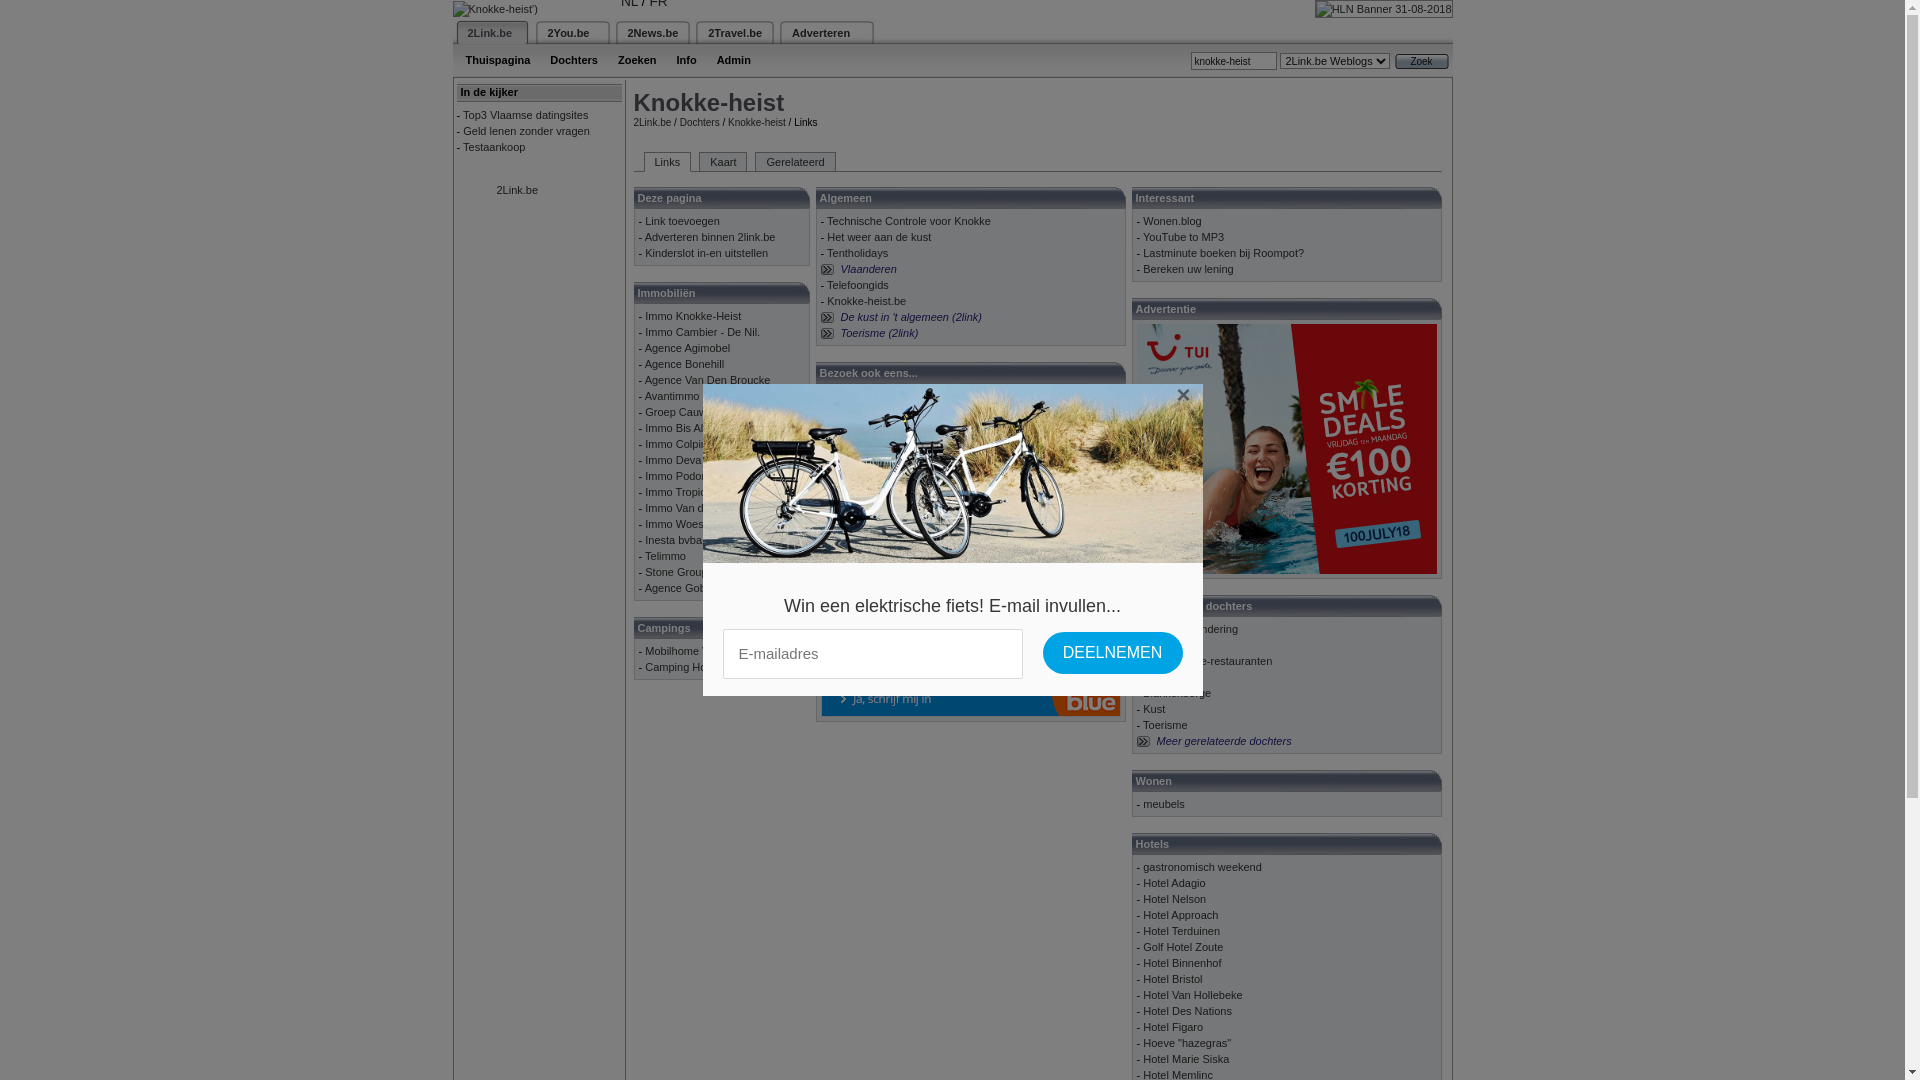 The height and width of the screenshot is (1080, 1920). I want to click on 'Thuispagina', so click(498, 59).